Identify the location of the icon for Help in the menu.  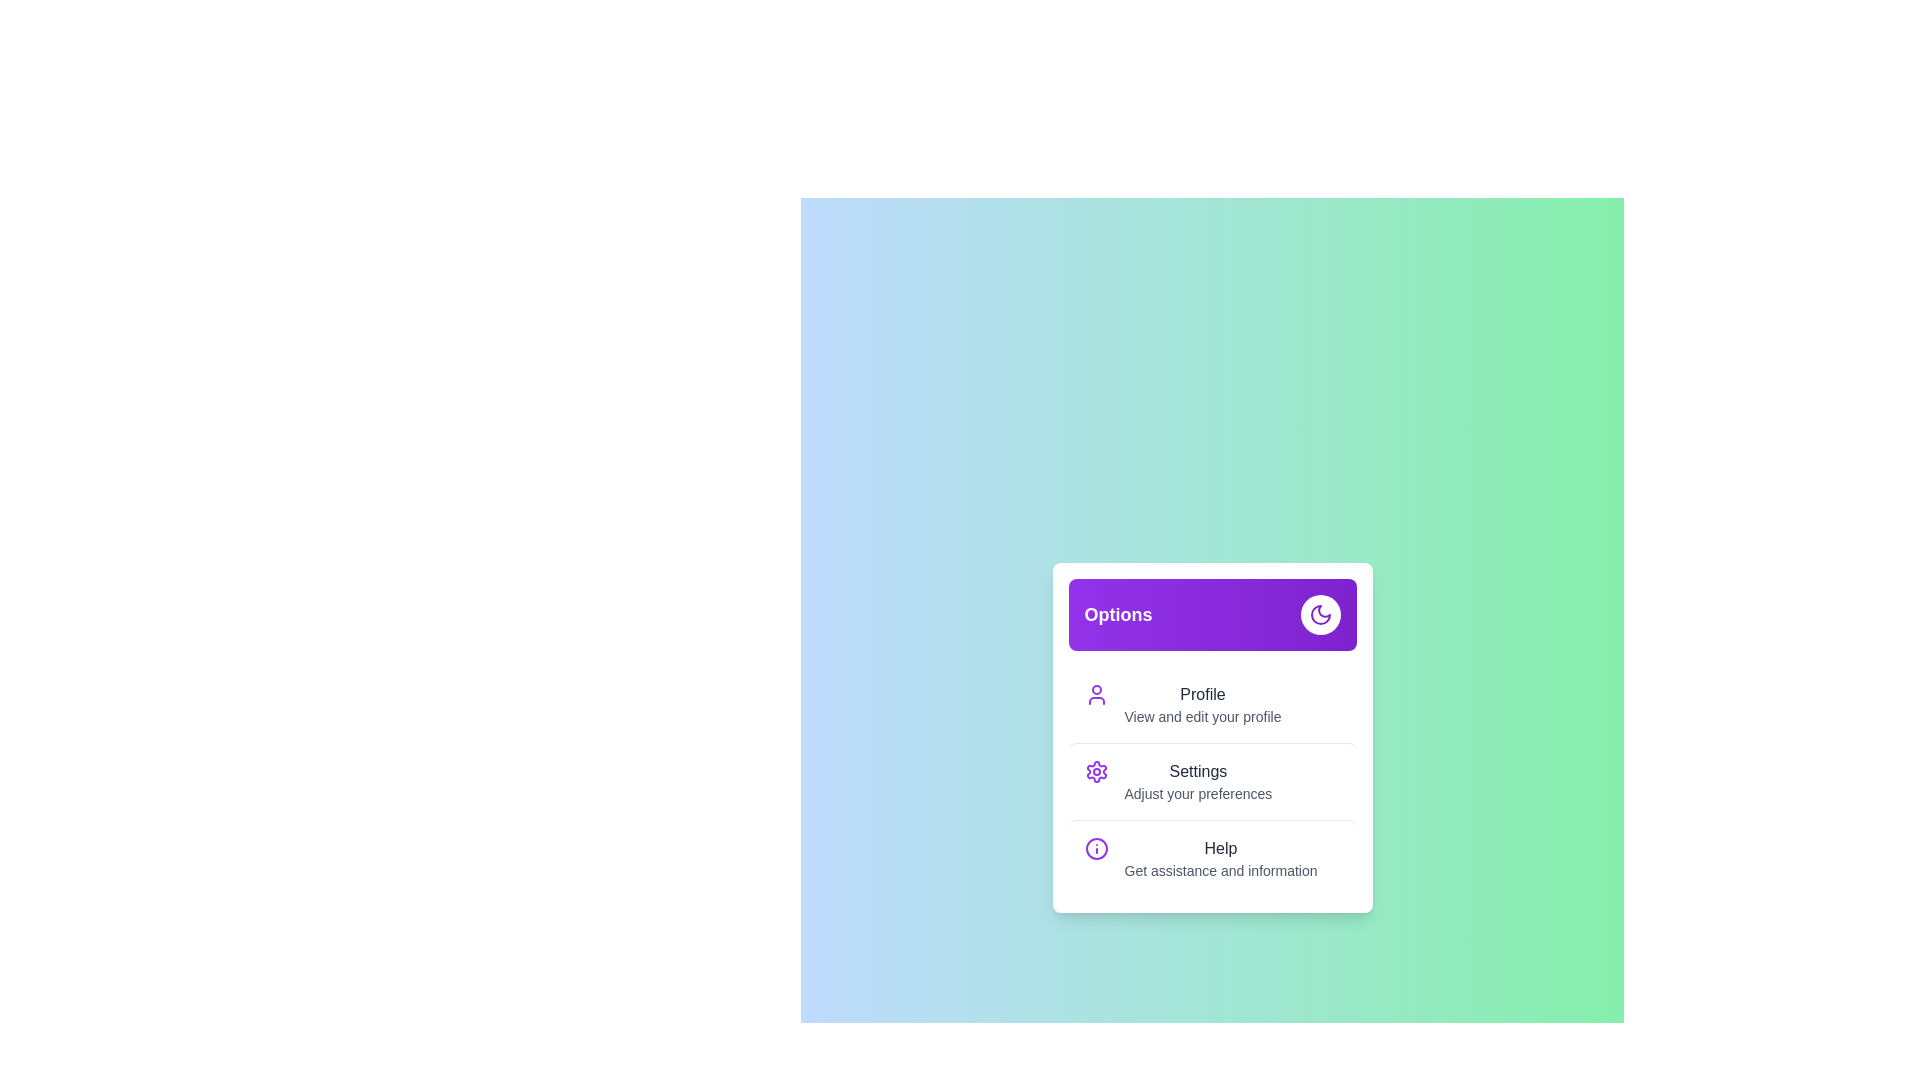
(1095, 848).